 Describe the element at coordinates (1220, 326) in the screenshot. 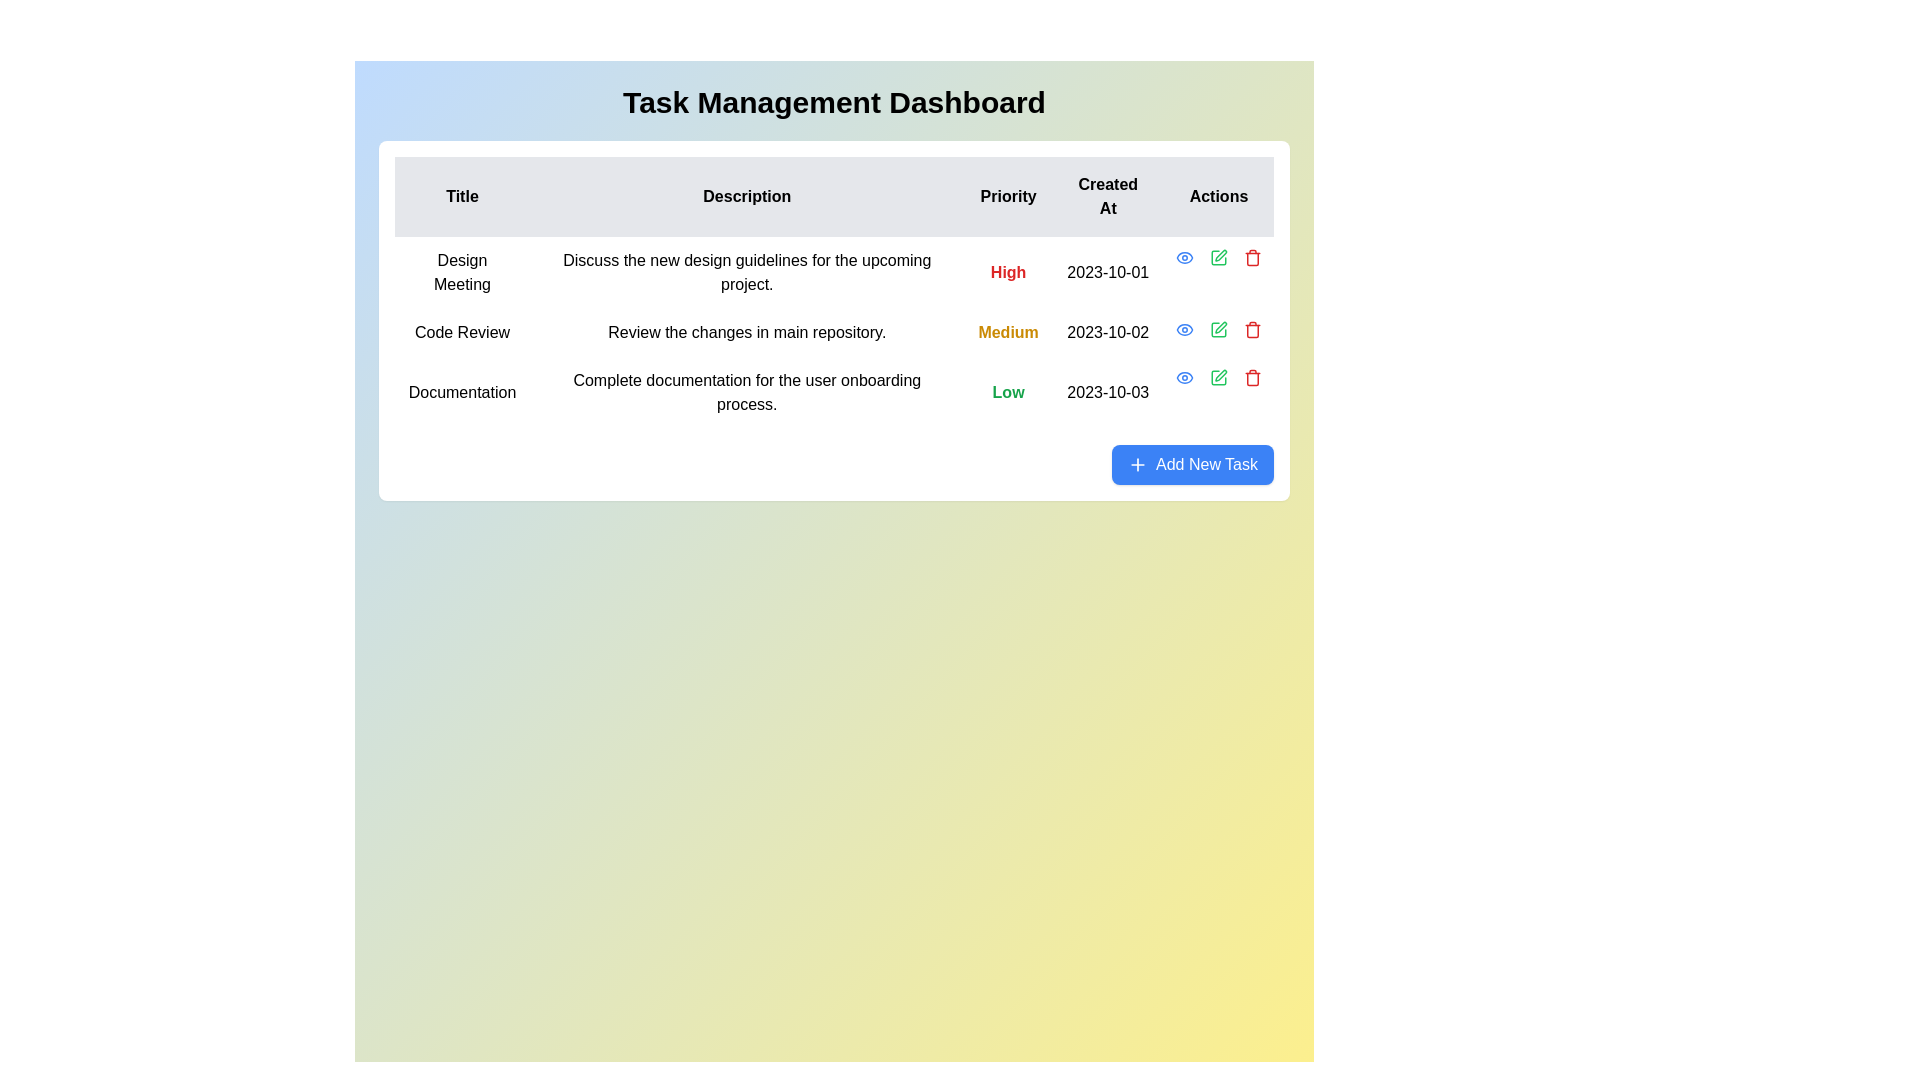

I see `the edit icon button in the 'Actions' column of the task list for the task labeled 'Code Review'` at that location.